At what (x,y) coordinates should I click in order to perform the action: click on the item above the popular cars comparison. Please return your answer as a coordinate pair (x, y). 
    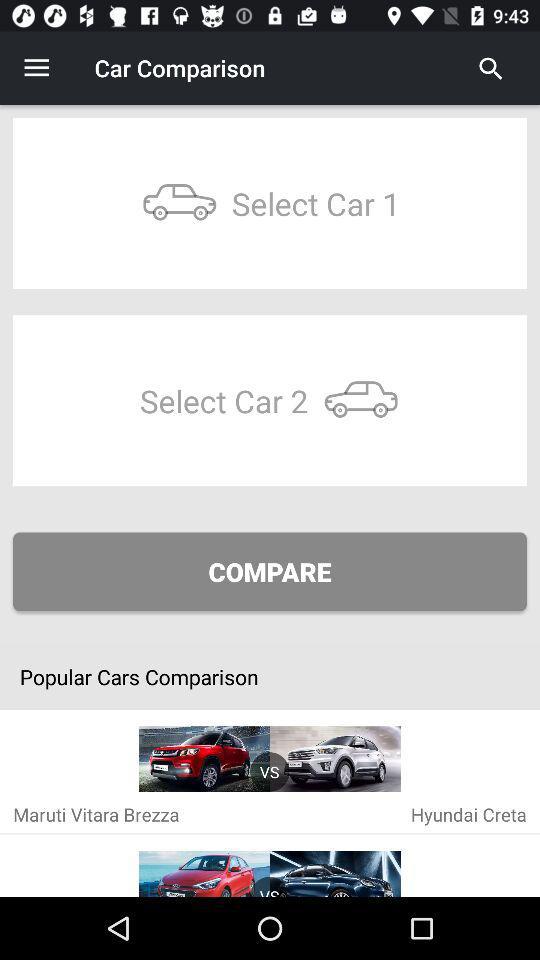
    Looking at the image, I should click on (270, 571).